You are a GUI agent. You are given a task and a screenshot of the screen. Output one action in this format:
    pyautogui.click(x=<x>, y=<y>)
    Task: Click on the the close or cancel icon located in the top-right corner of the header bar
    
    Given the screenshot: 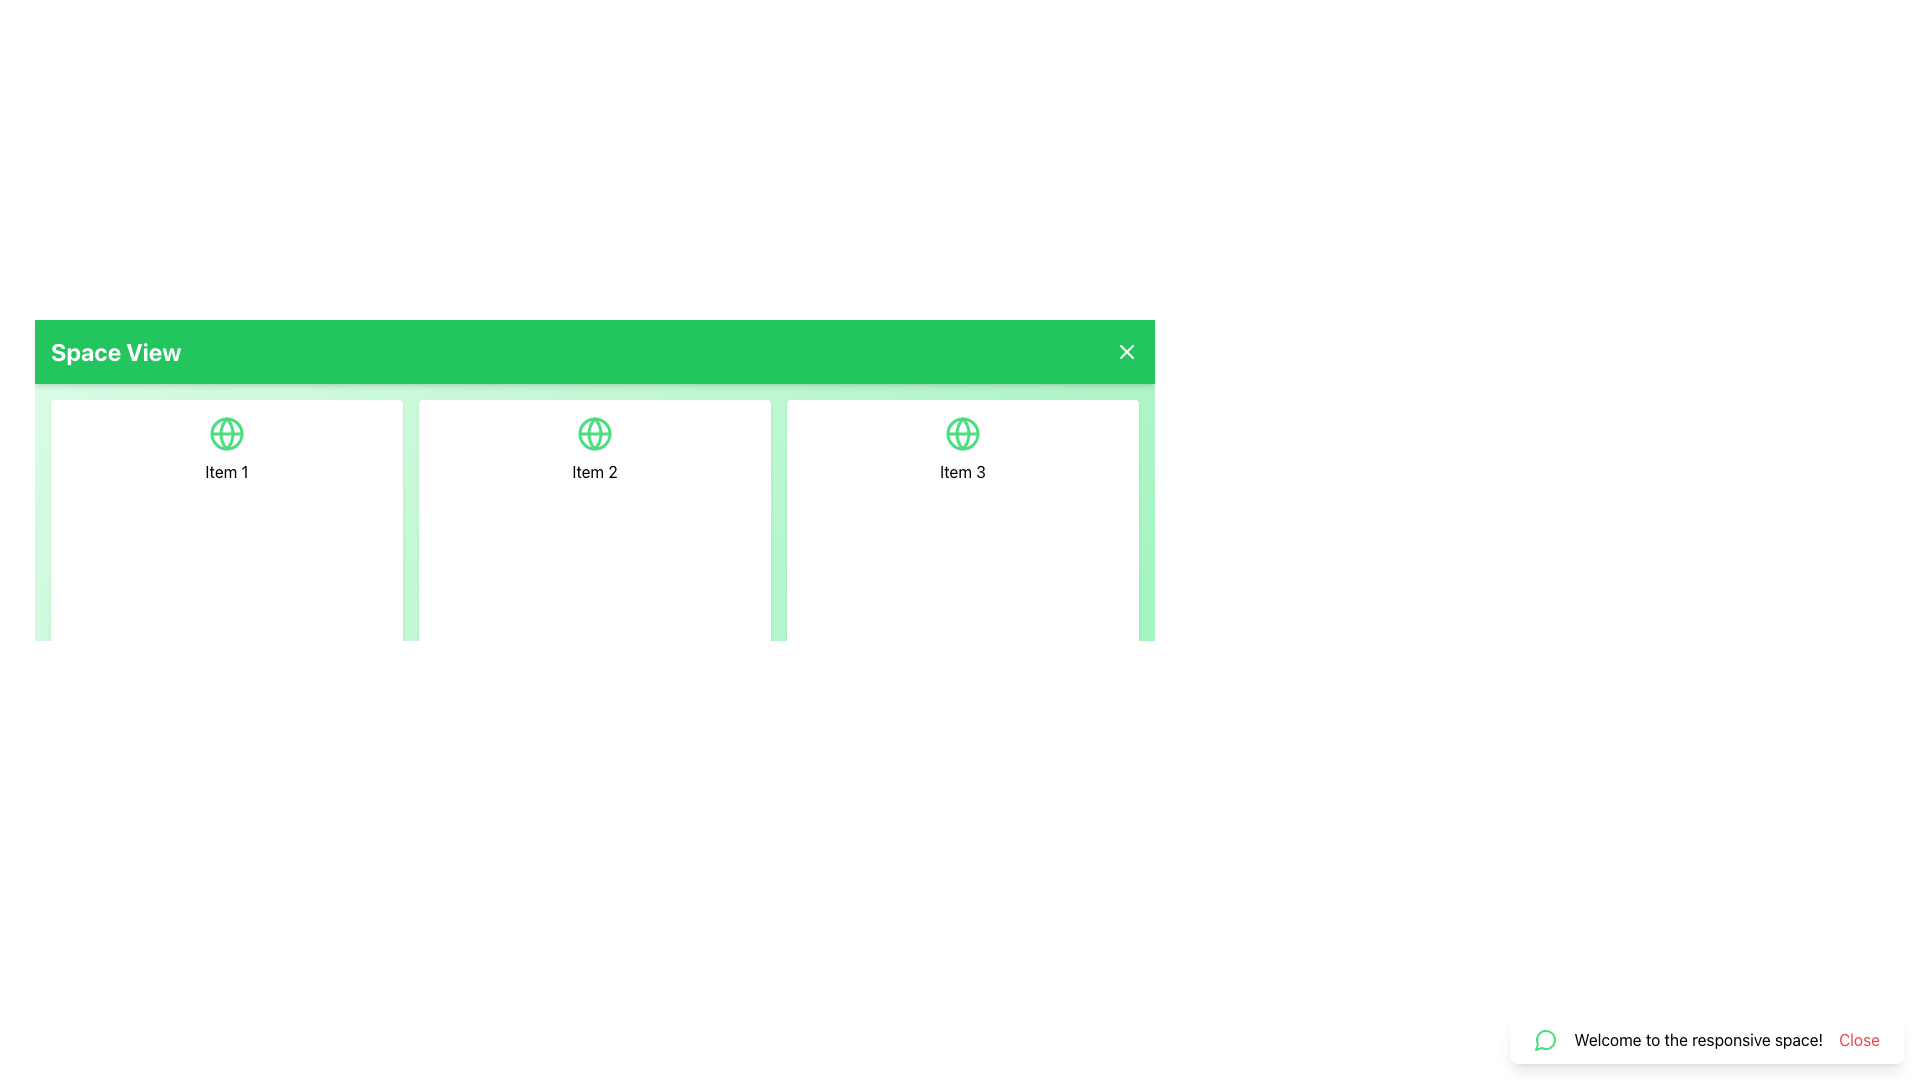 What is the action you would take?
    pyautogui.click(x=1127, y=350)
    